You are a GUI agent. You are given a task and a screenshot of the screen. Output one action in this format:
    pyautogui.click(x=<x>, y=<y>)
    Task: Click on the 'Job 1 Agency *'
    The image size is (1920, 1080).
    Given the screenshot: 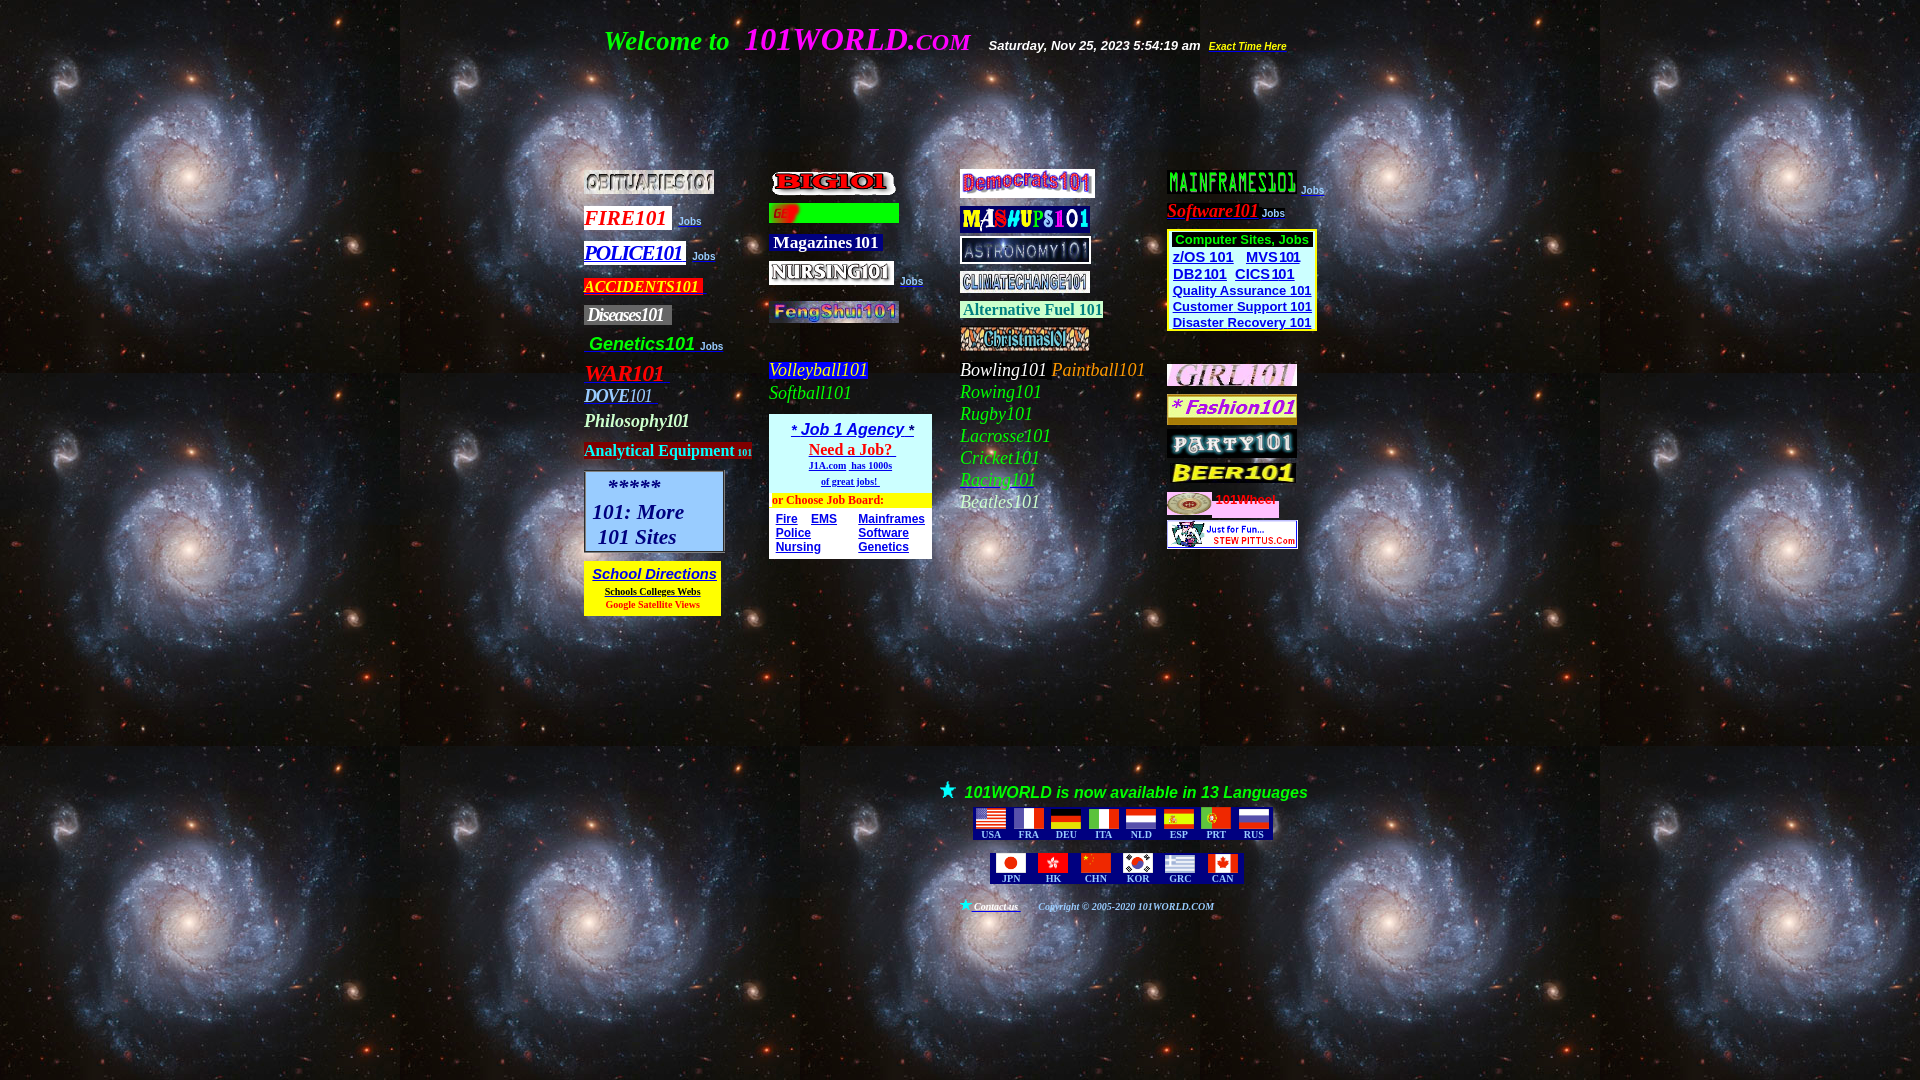 What is the action you would take?
    pyautogui.click(x=857, y=428)
    